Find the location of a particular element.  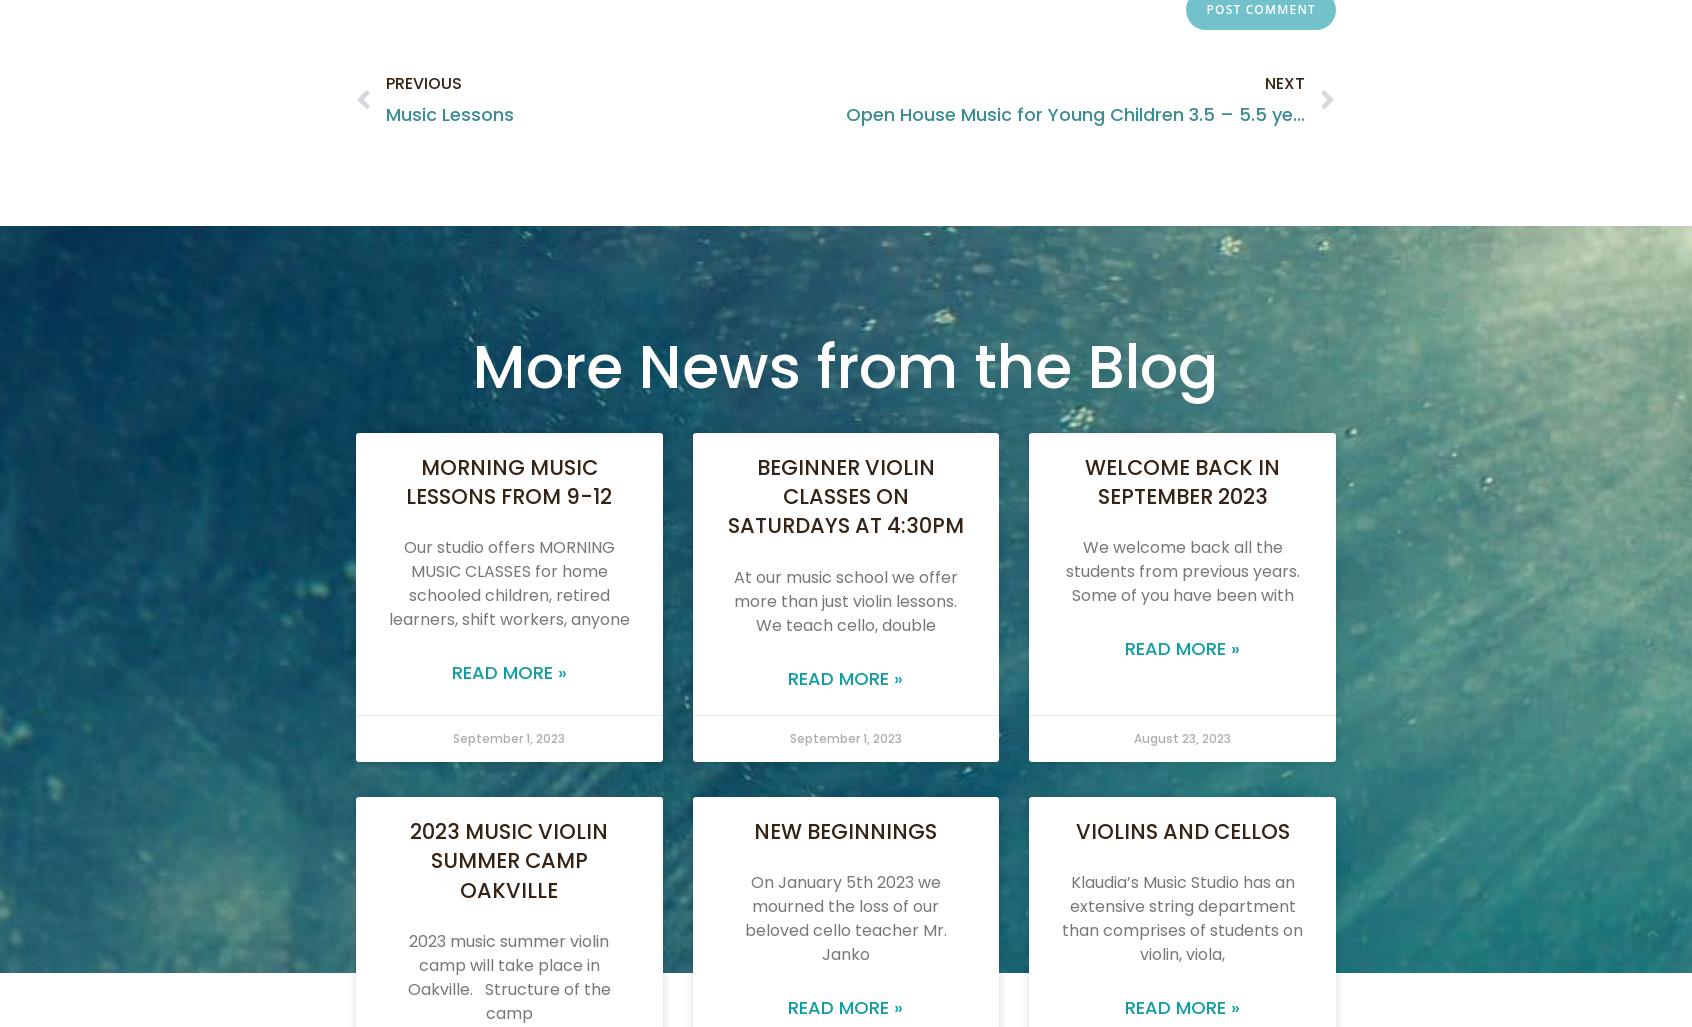

'On January 5th 2023 we mourned the loss of our beloved cello teacher Mr. Janko' is located at coordinates (844, 918).